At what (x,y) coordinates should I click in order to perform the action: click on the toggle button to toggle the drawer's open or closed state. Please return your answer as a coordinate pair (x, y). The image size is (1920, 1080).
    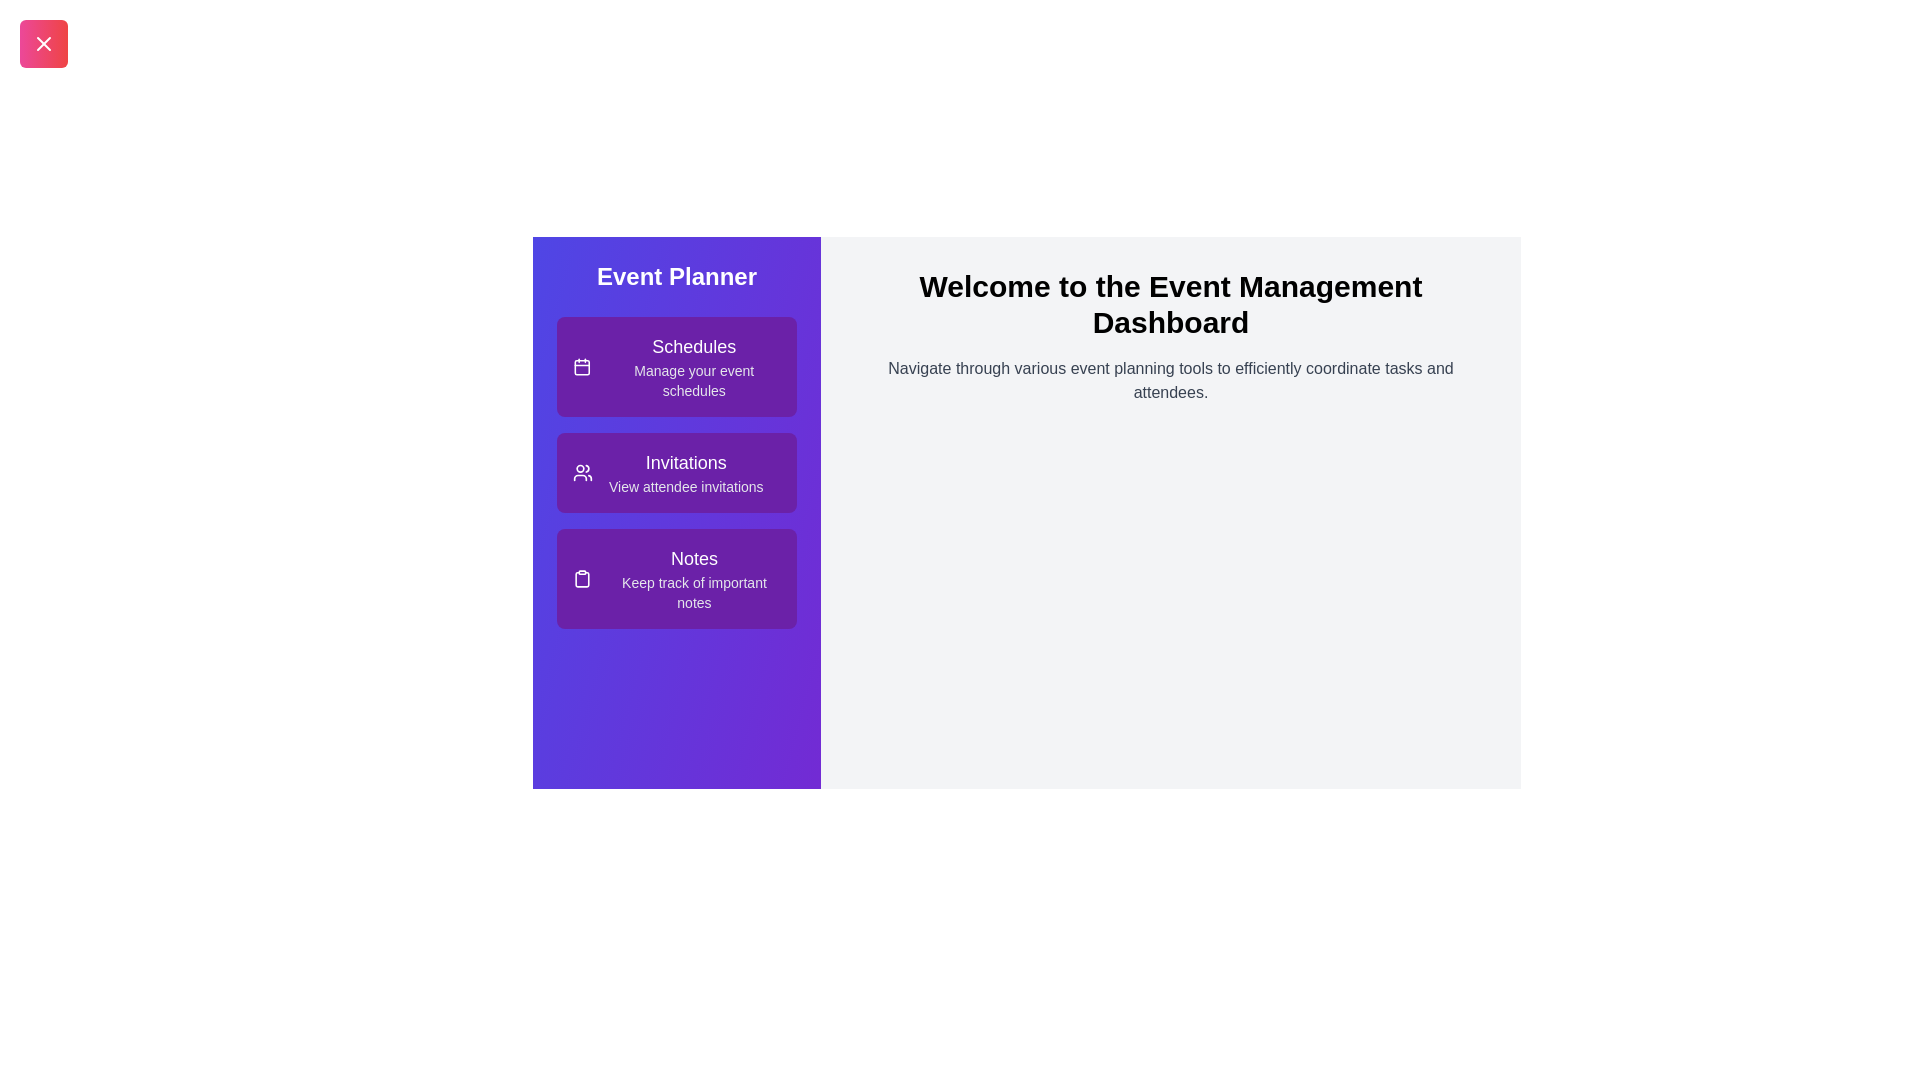
    Looking at the image, I should click on (43, 43).